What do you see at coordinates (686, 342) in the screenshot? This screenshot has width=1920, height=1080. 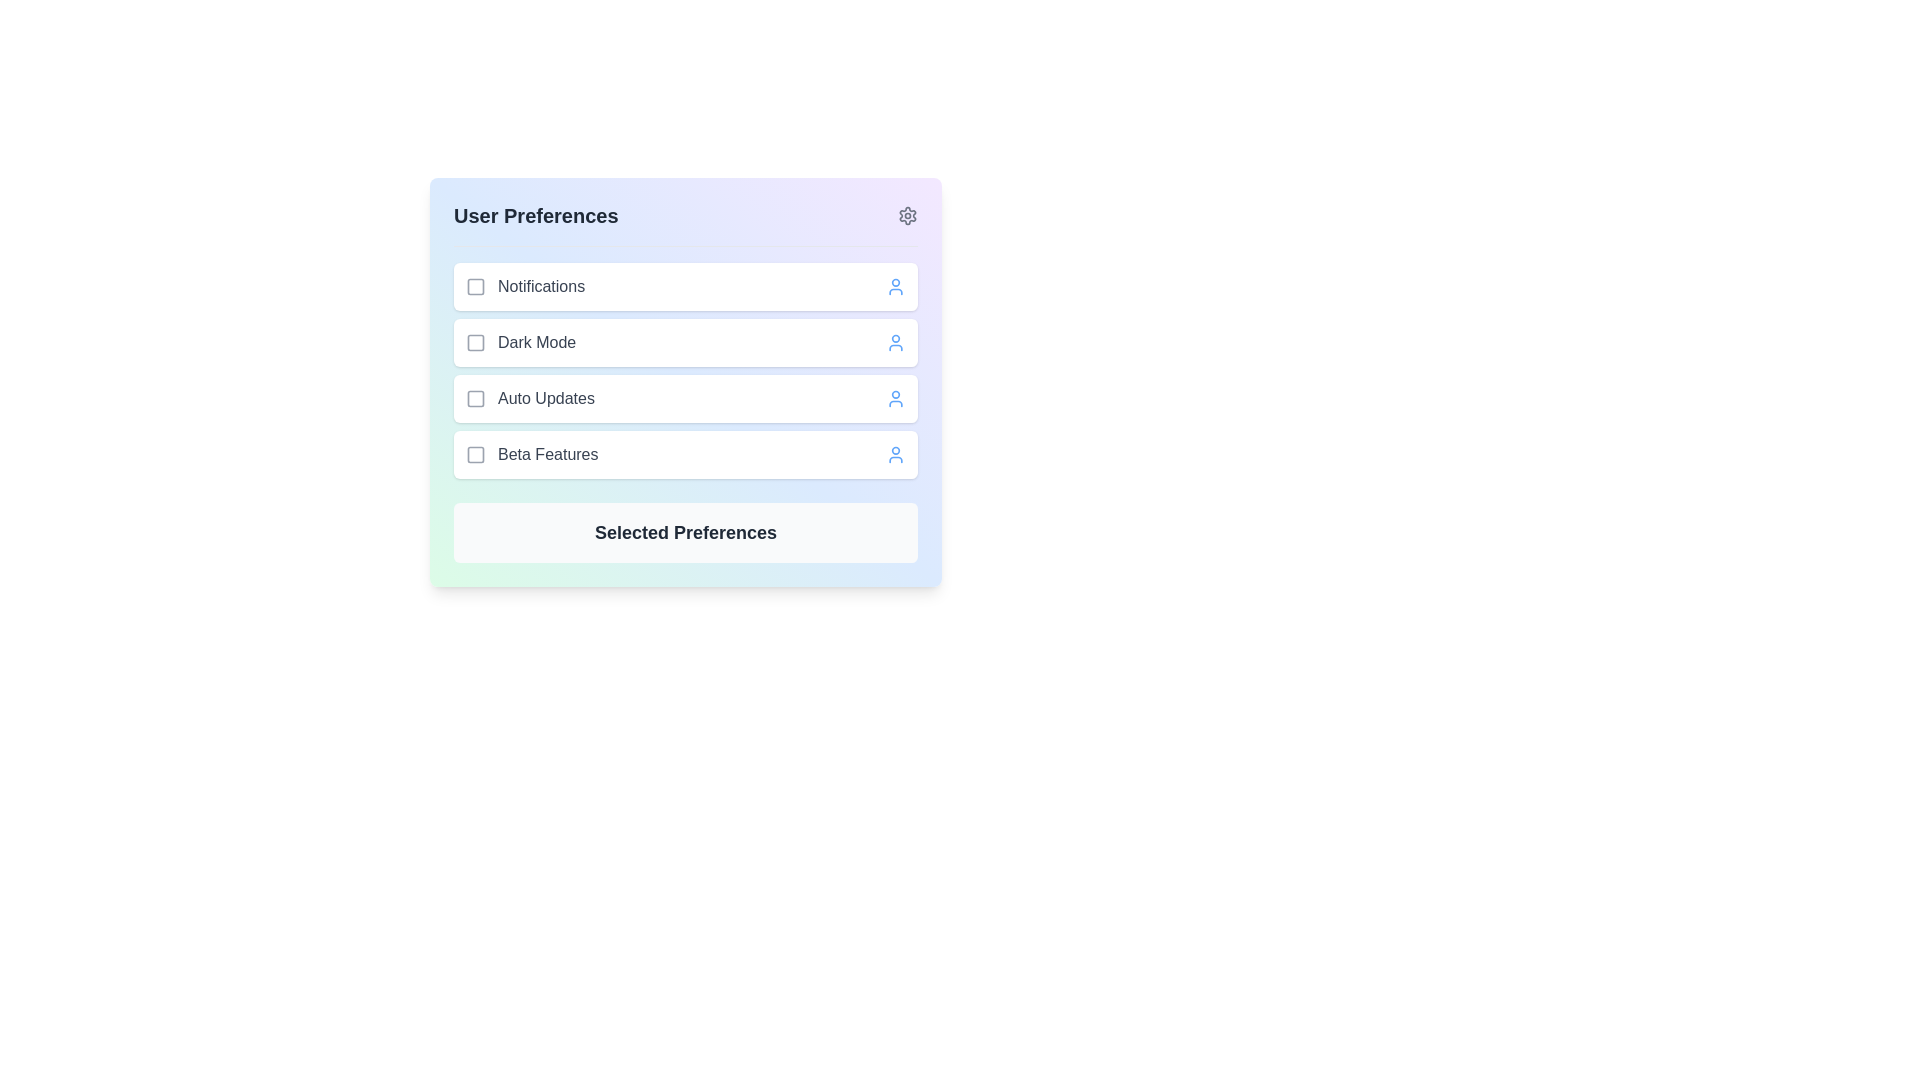 I see `the 'Dark Mode' selectable option in the User Preferences section` at bounding box center [686, 342].